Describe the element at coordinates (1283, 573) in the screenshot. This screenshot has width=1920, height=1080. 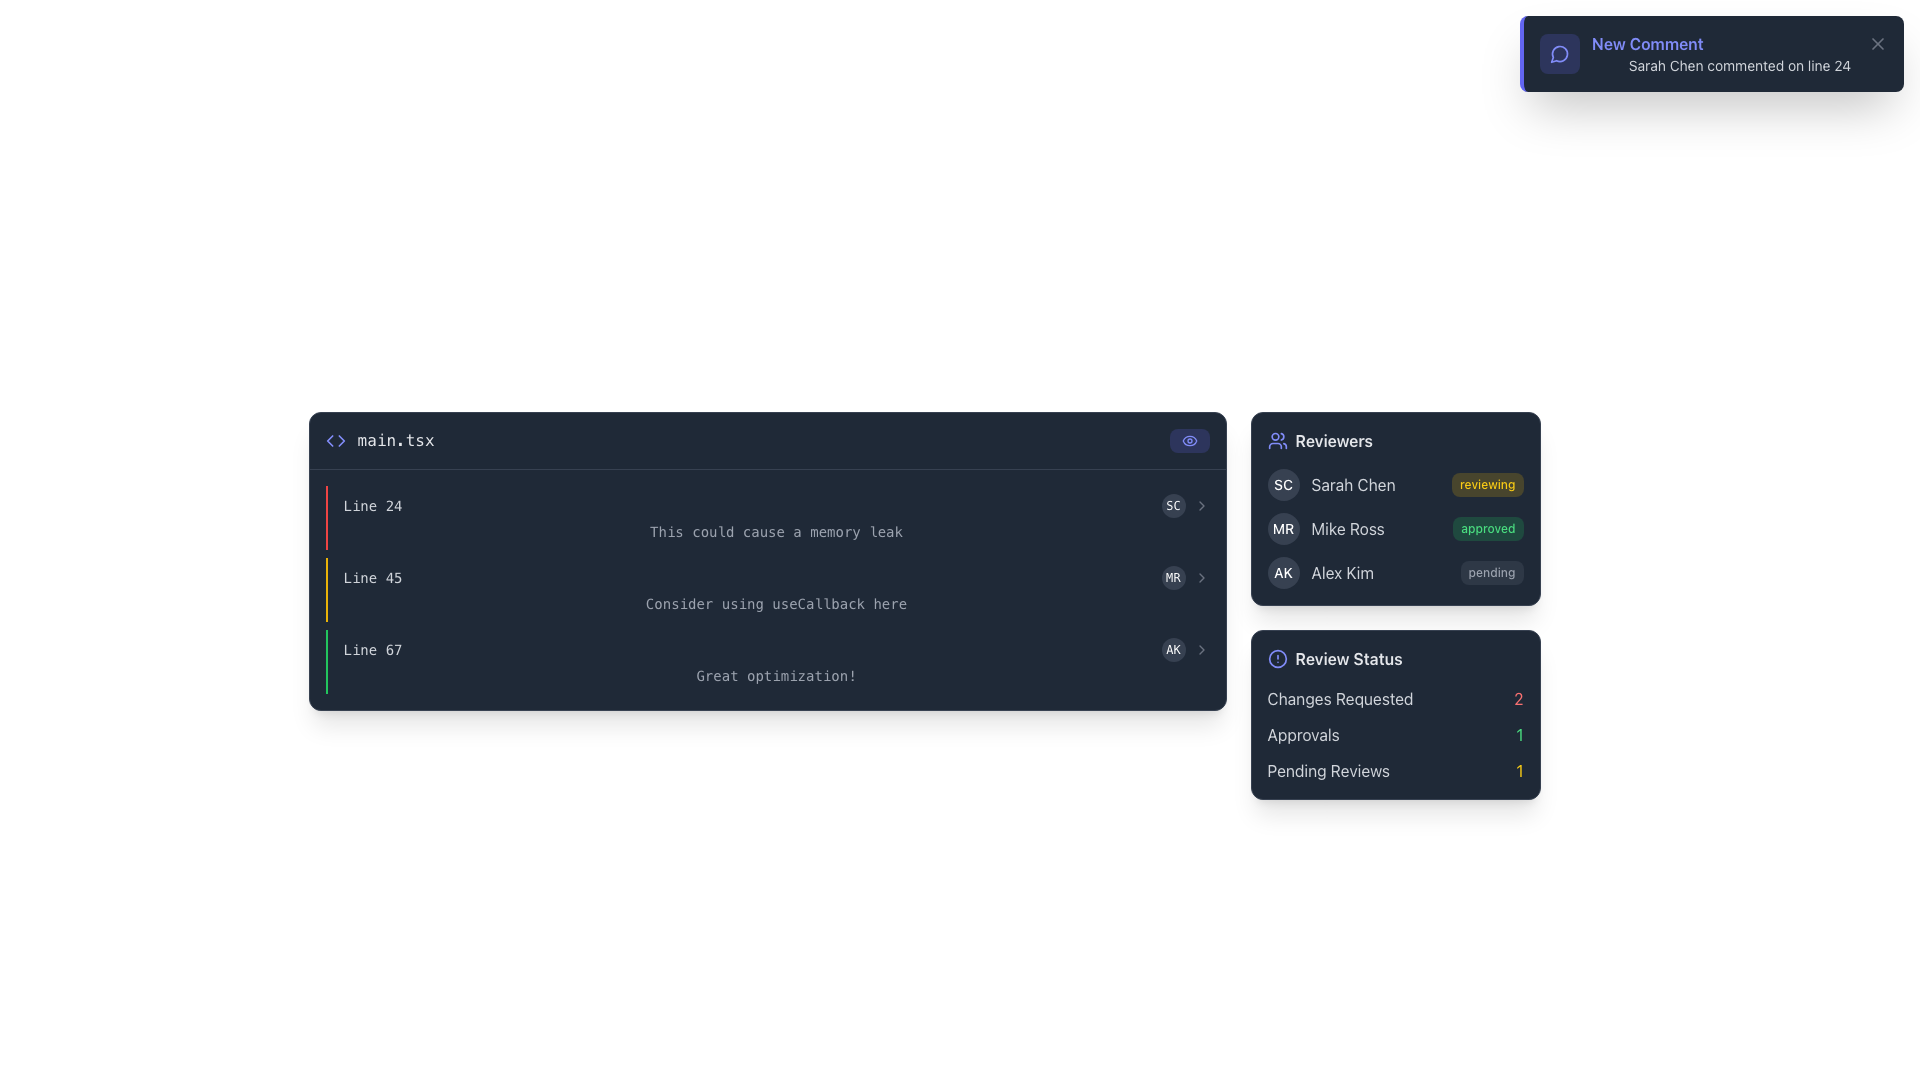
I see `the circular badge with a dark gray background and white text 'AK'` at that location.